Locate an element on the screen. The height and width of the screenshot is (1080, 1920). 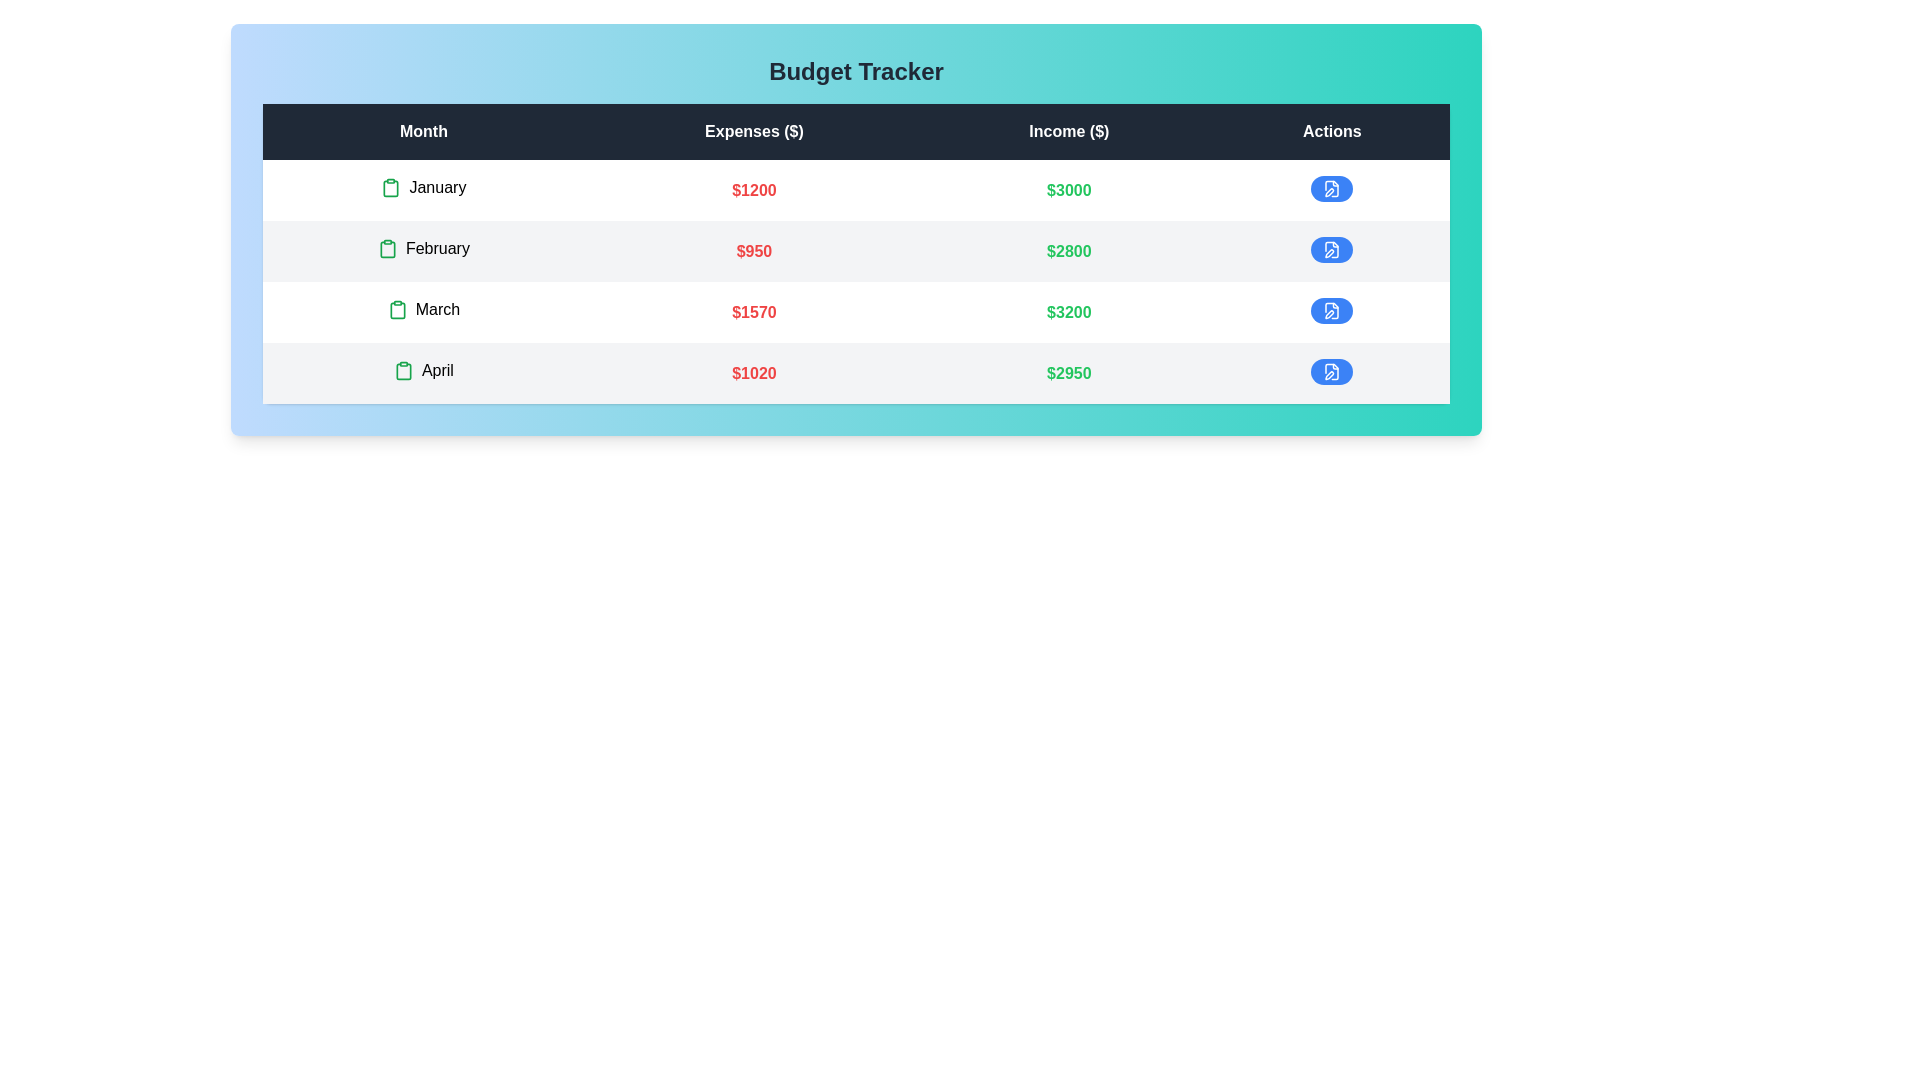
action button for the January row is located at coordinates (1331, 189).